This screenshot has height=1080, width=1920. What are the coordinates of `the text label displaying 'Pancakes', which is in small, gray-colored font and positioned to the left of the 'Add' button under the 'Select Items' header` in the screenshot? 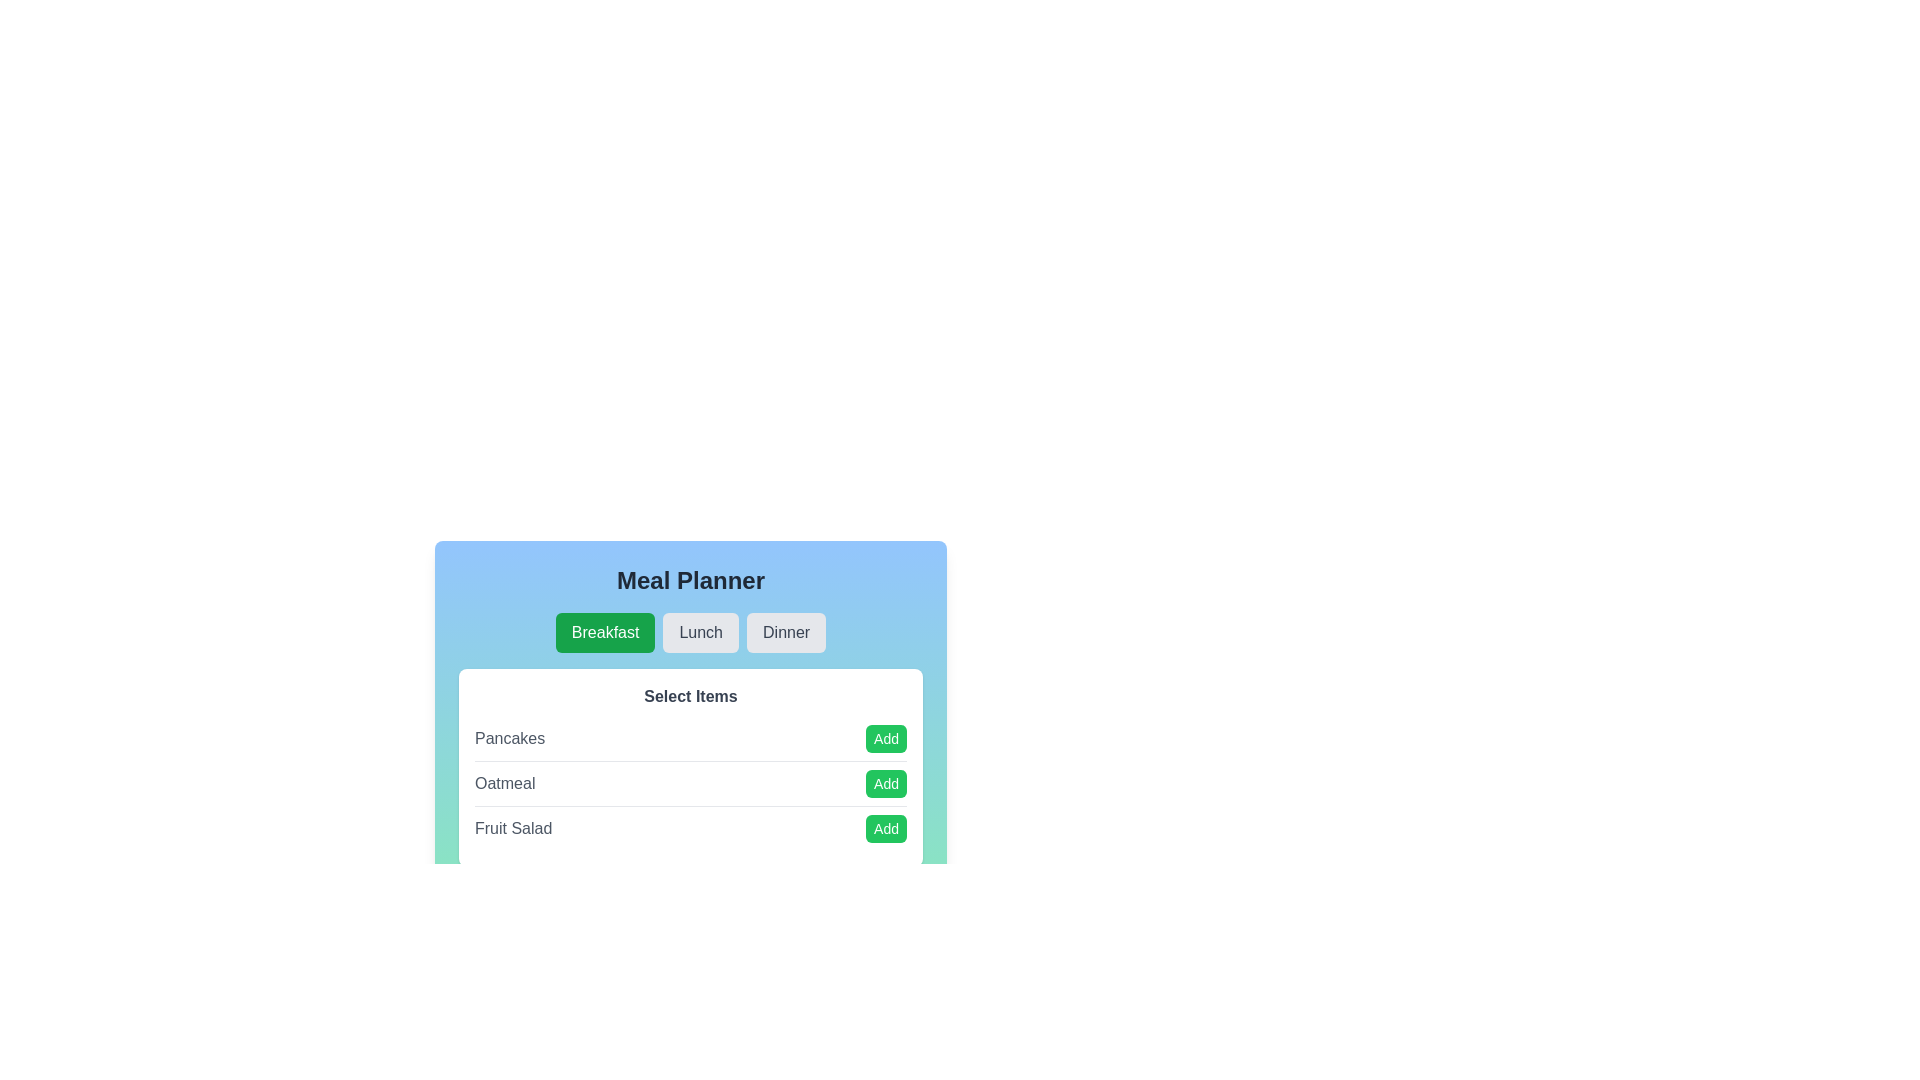 It's located at (510, 739).